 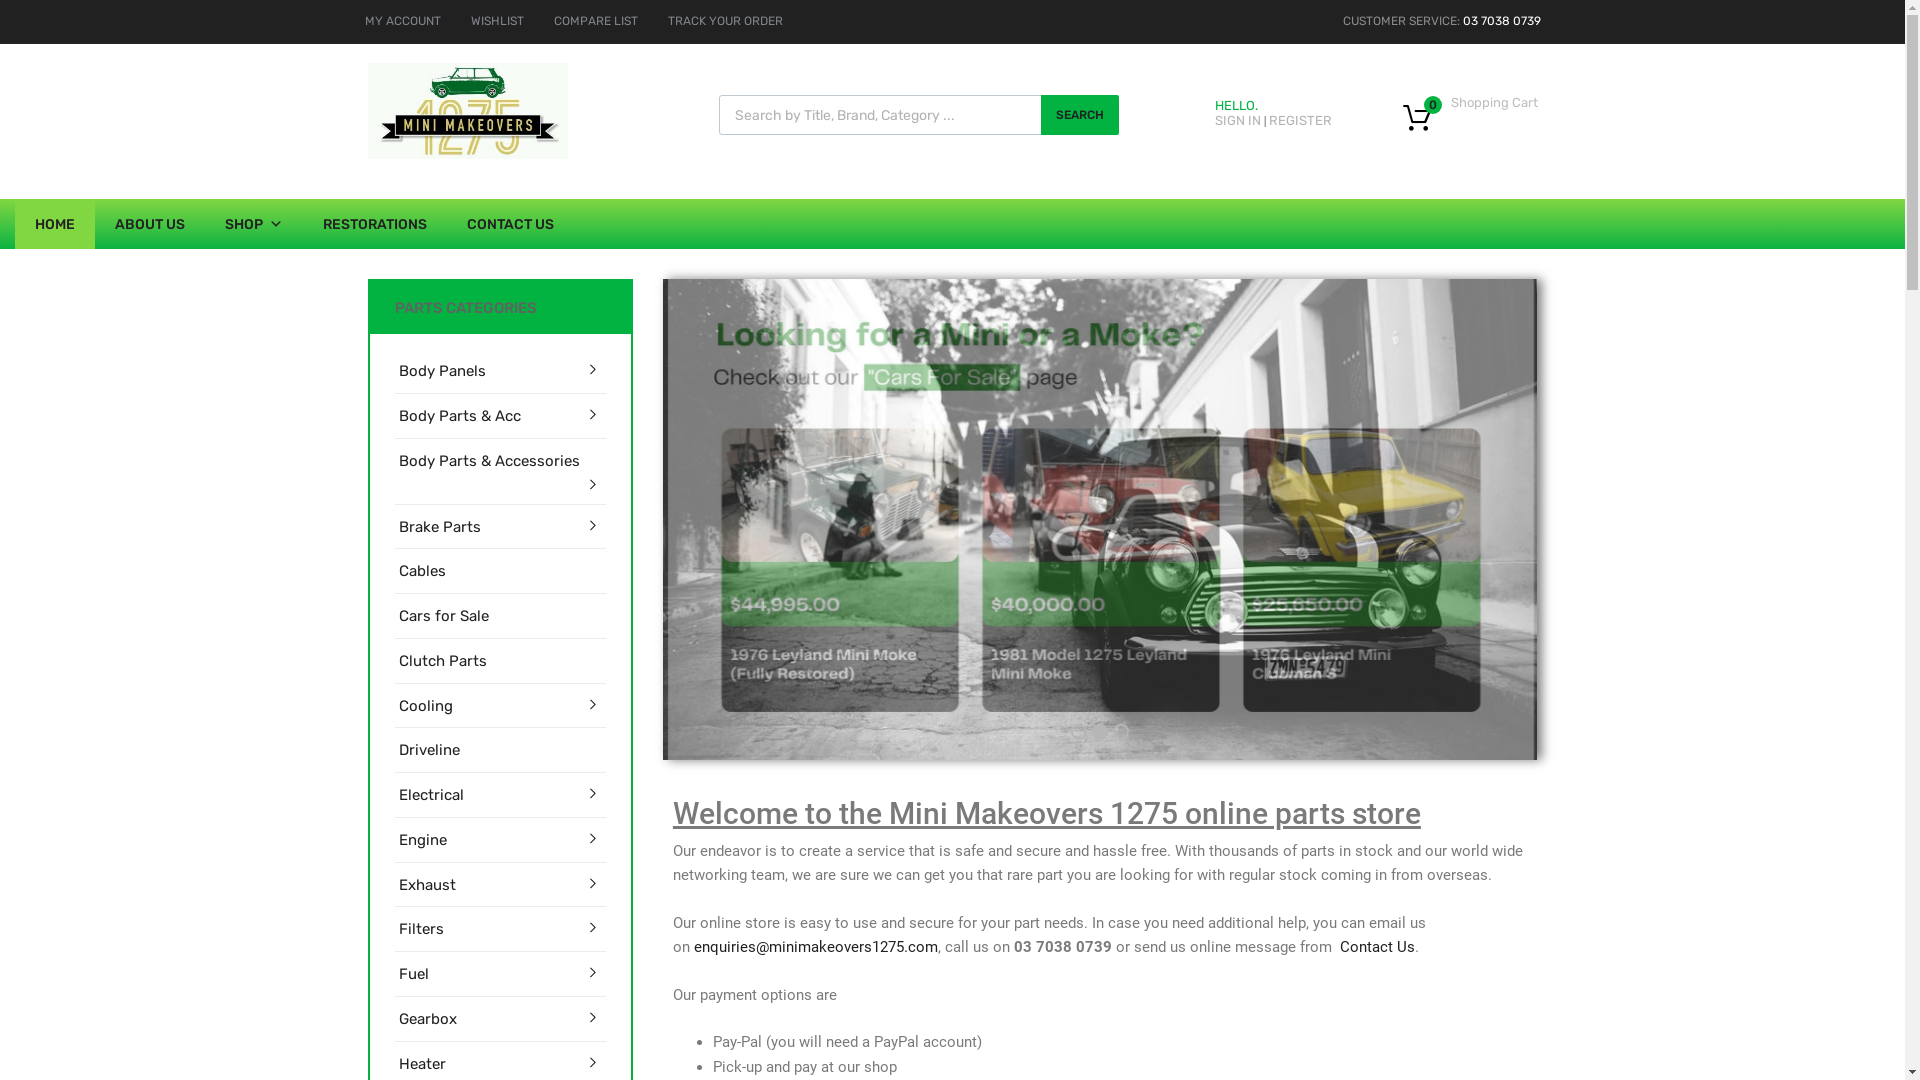 What do you see at coordinates (420, 1063) in the screenshot?
I see `'Heater'` at bounding box center [420, 1063].